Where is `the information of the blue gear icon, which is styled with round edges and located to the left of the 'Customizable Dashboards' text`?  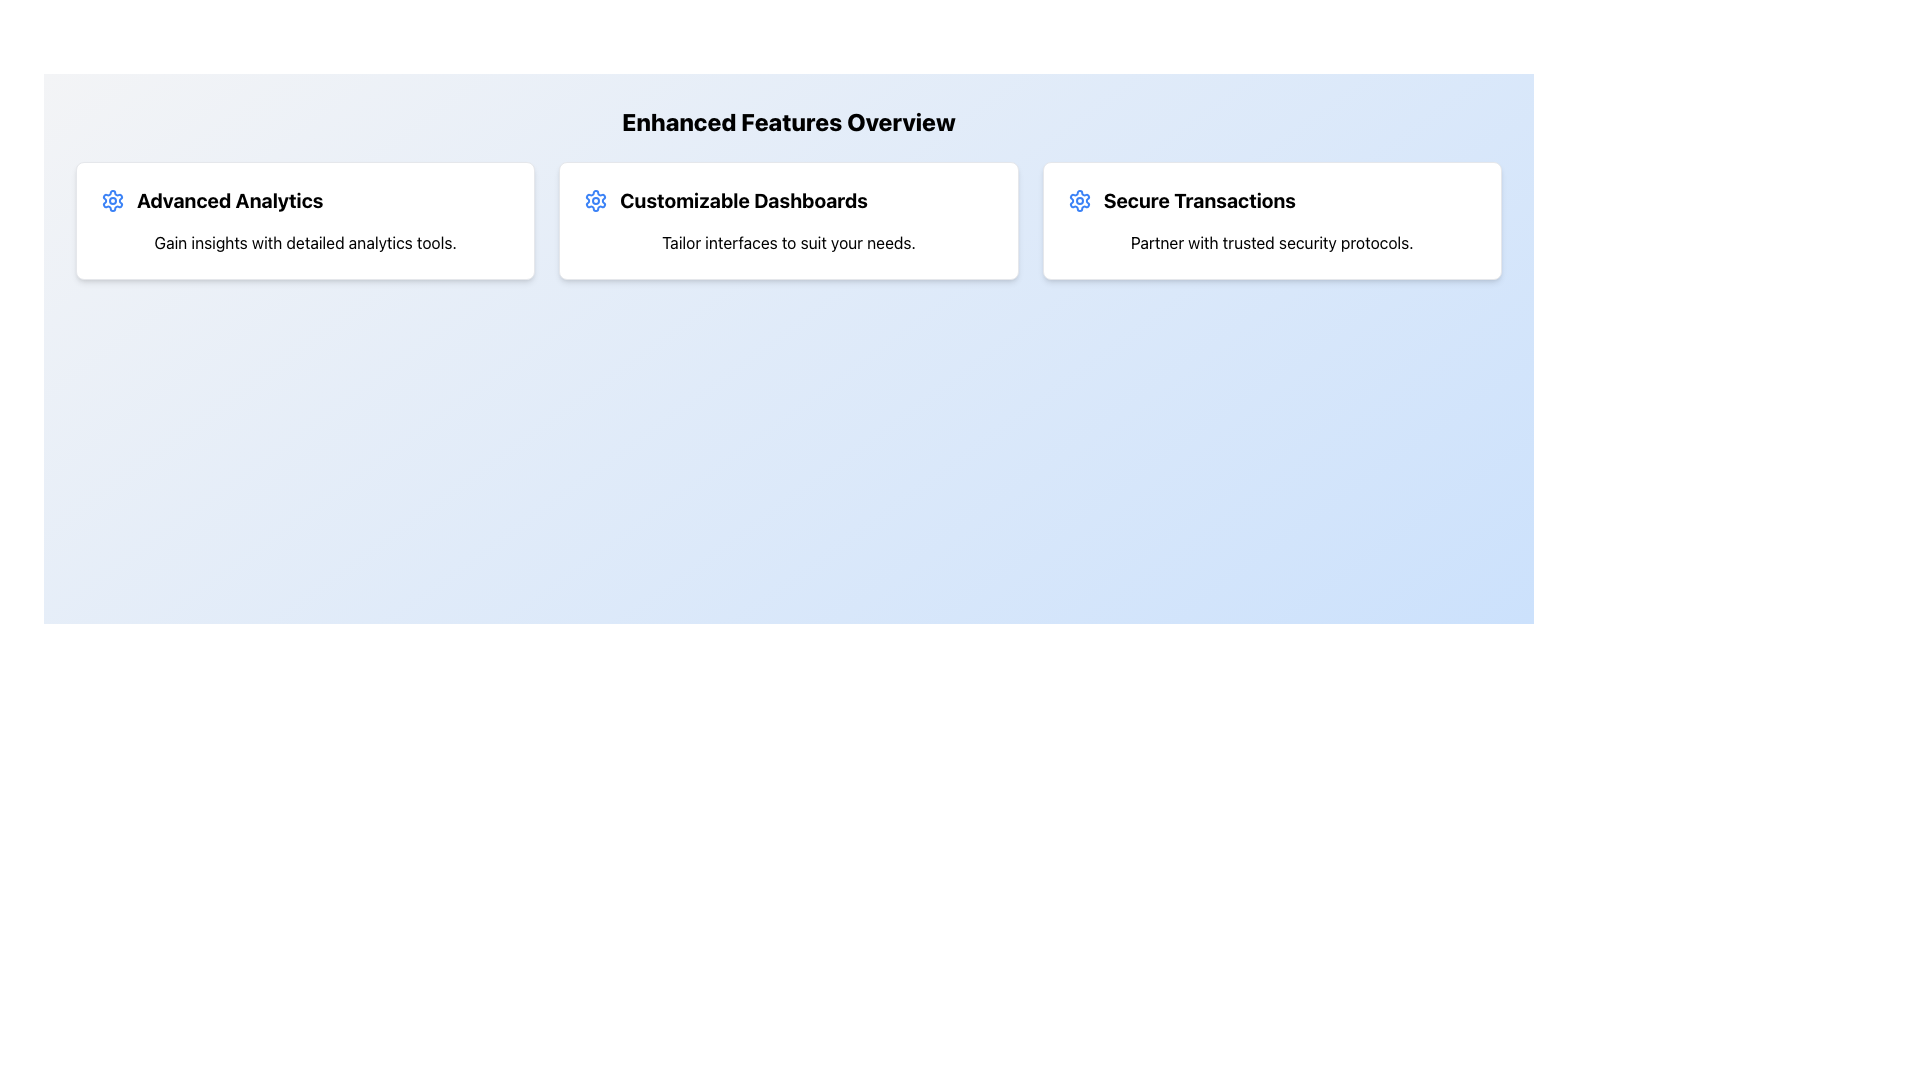 the information of the blue gear icon, which is styled with round edges and located to the left of the 'Customizable Dashboards' text is located at coordinates (595, 200).